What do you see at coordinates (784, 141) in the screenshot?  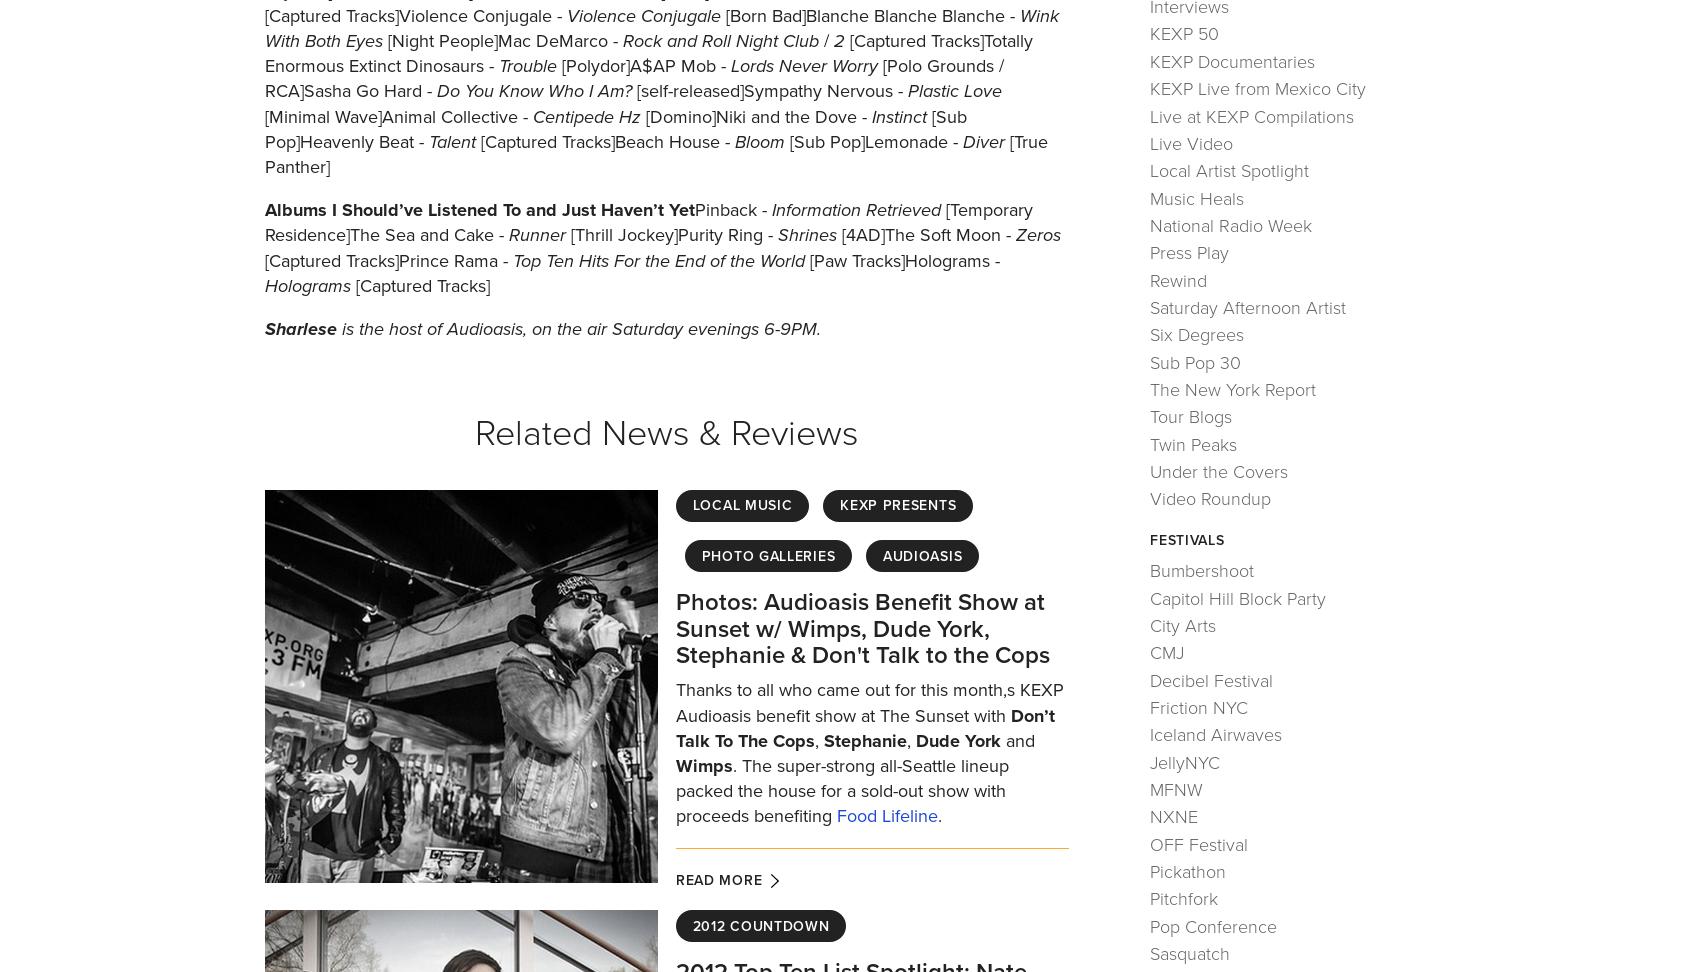 I see `'[Sub Pop]Lemonade -'` at bounding box center [784, 141].